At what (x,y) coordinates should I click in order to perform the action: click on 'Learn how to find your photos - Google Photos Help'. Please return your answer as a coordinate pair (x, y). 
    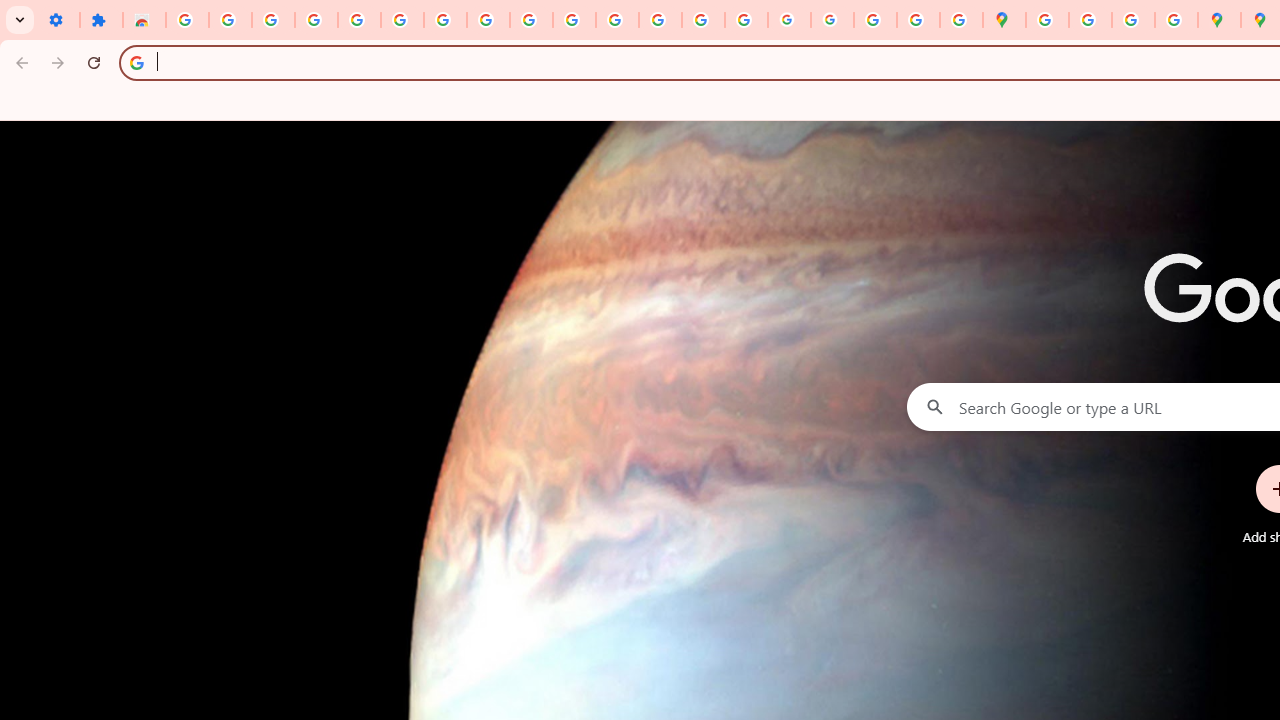
    Looking at the image, I should click on (315, 20).